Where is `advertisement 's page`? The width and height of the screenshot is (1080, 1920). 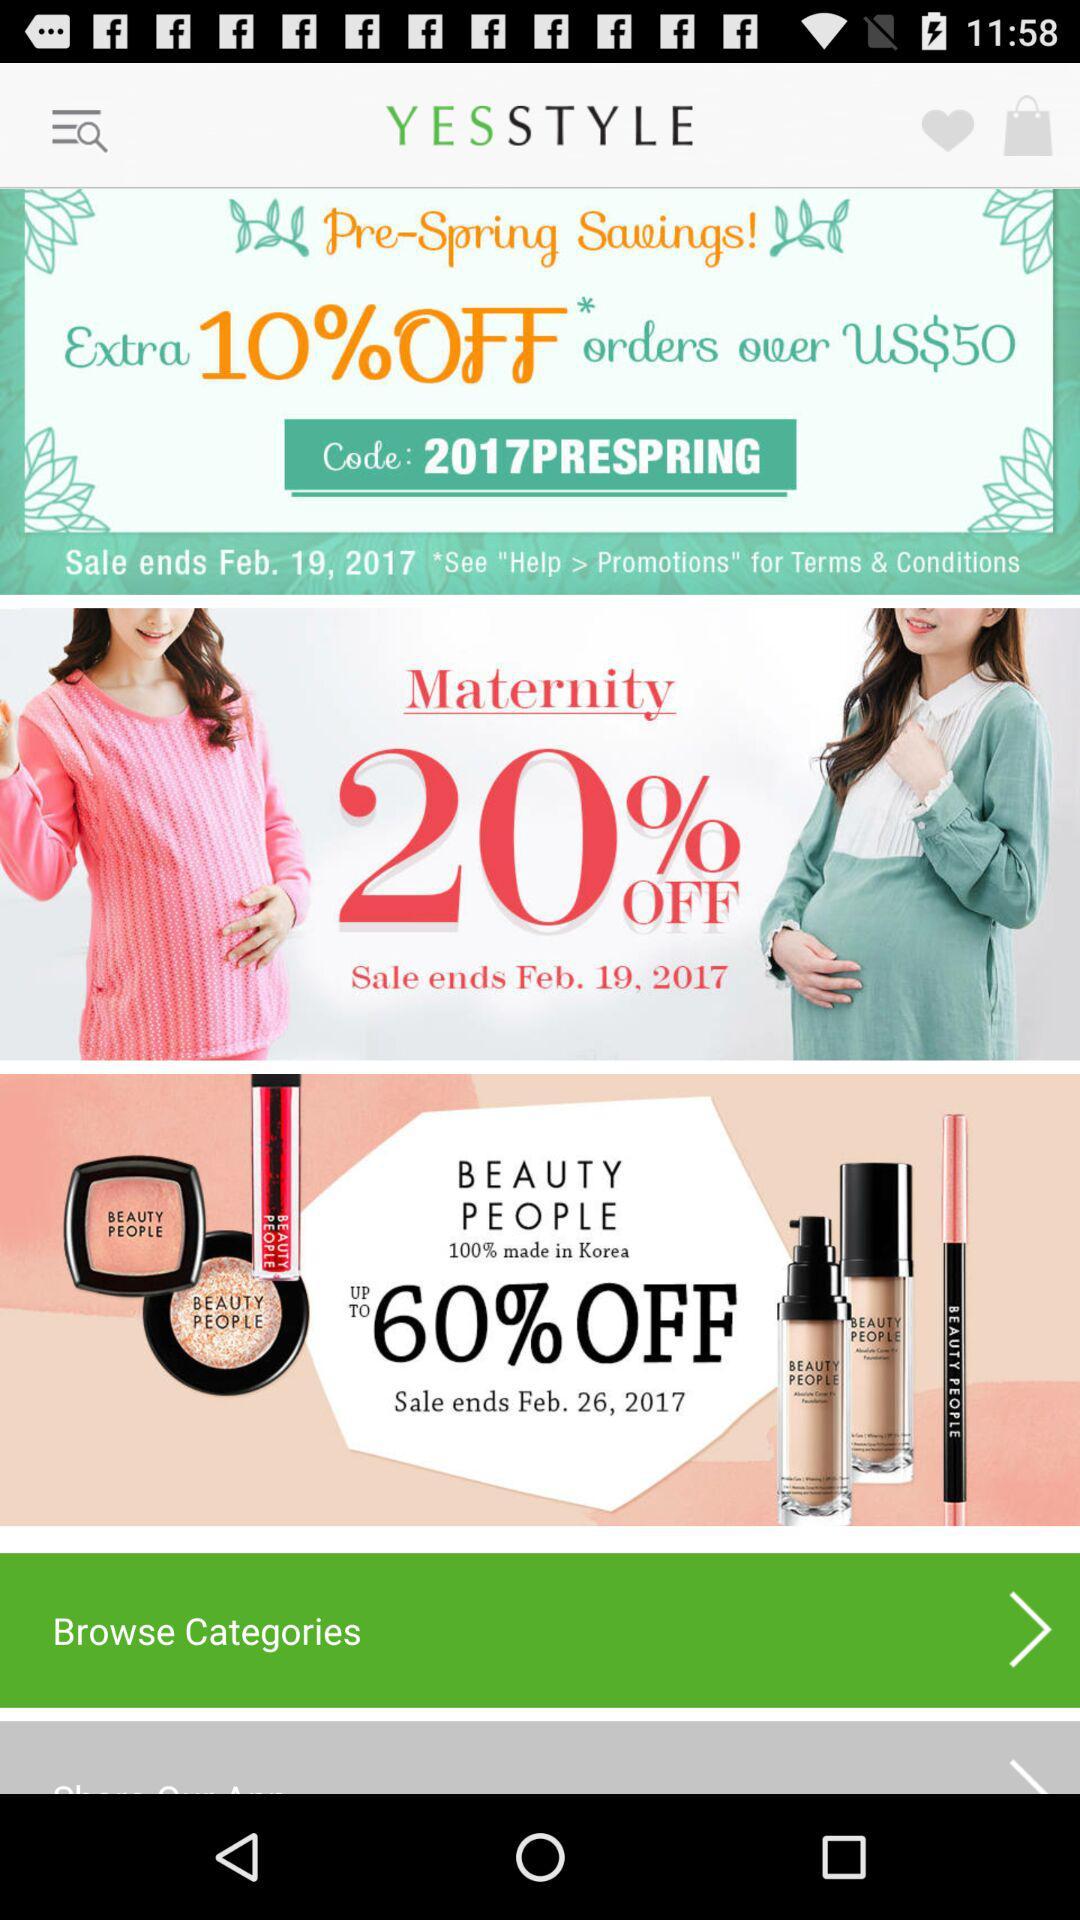
advertisement 's page is located at coordinates (540, 391).